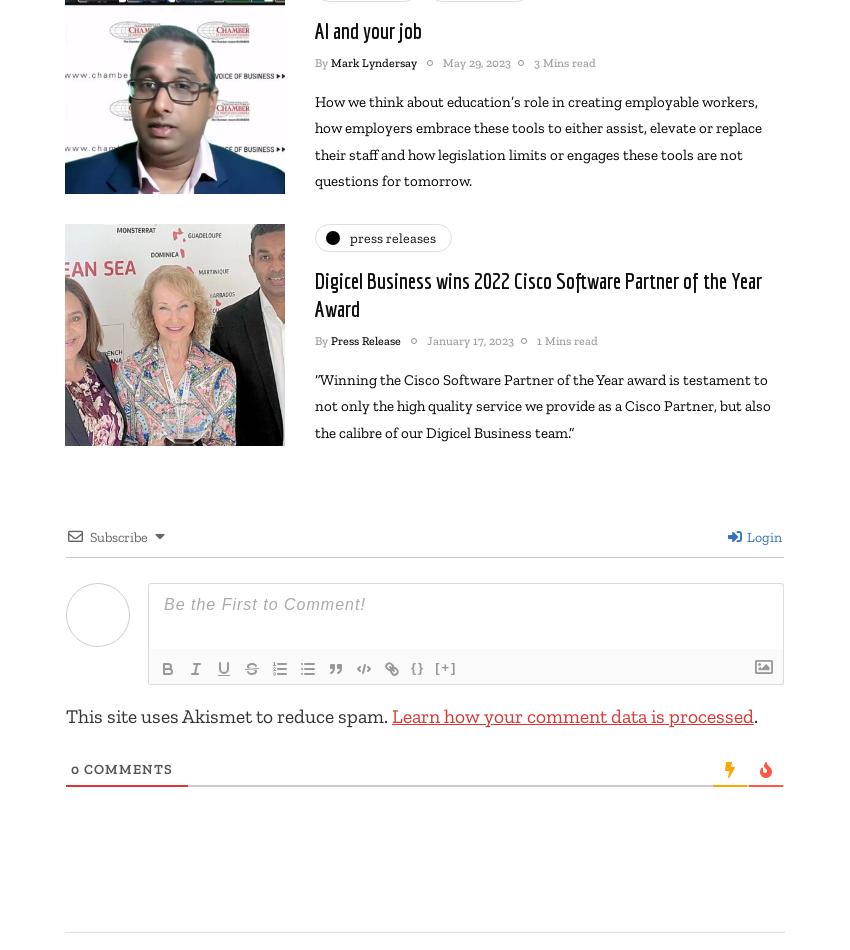 The height and width of the screenshot is (950, 850). What do you see at coordinates (373, 62) in the screenshot?
I see `'Mark Lyndersay'` at bounding box center [373, 62].